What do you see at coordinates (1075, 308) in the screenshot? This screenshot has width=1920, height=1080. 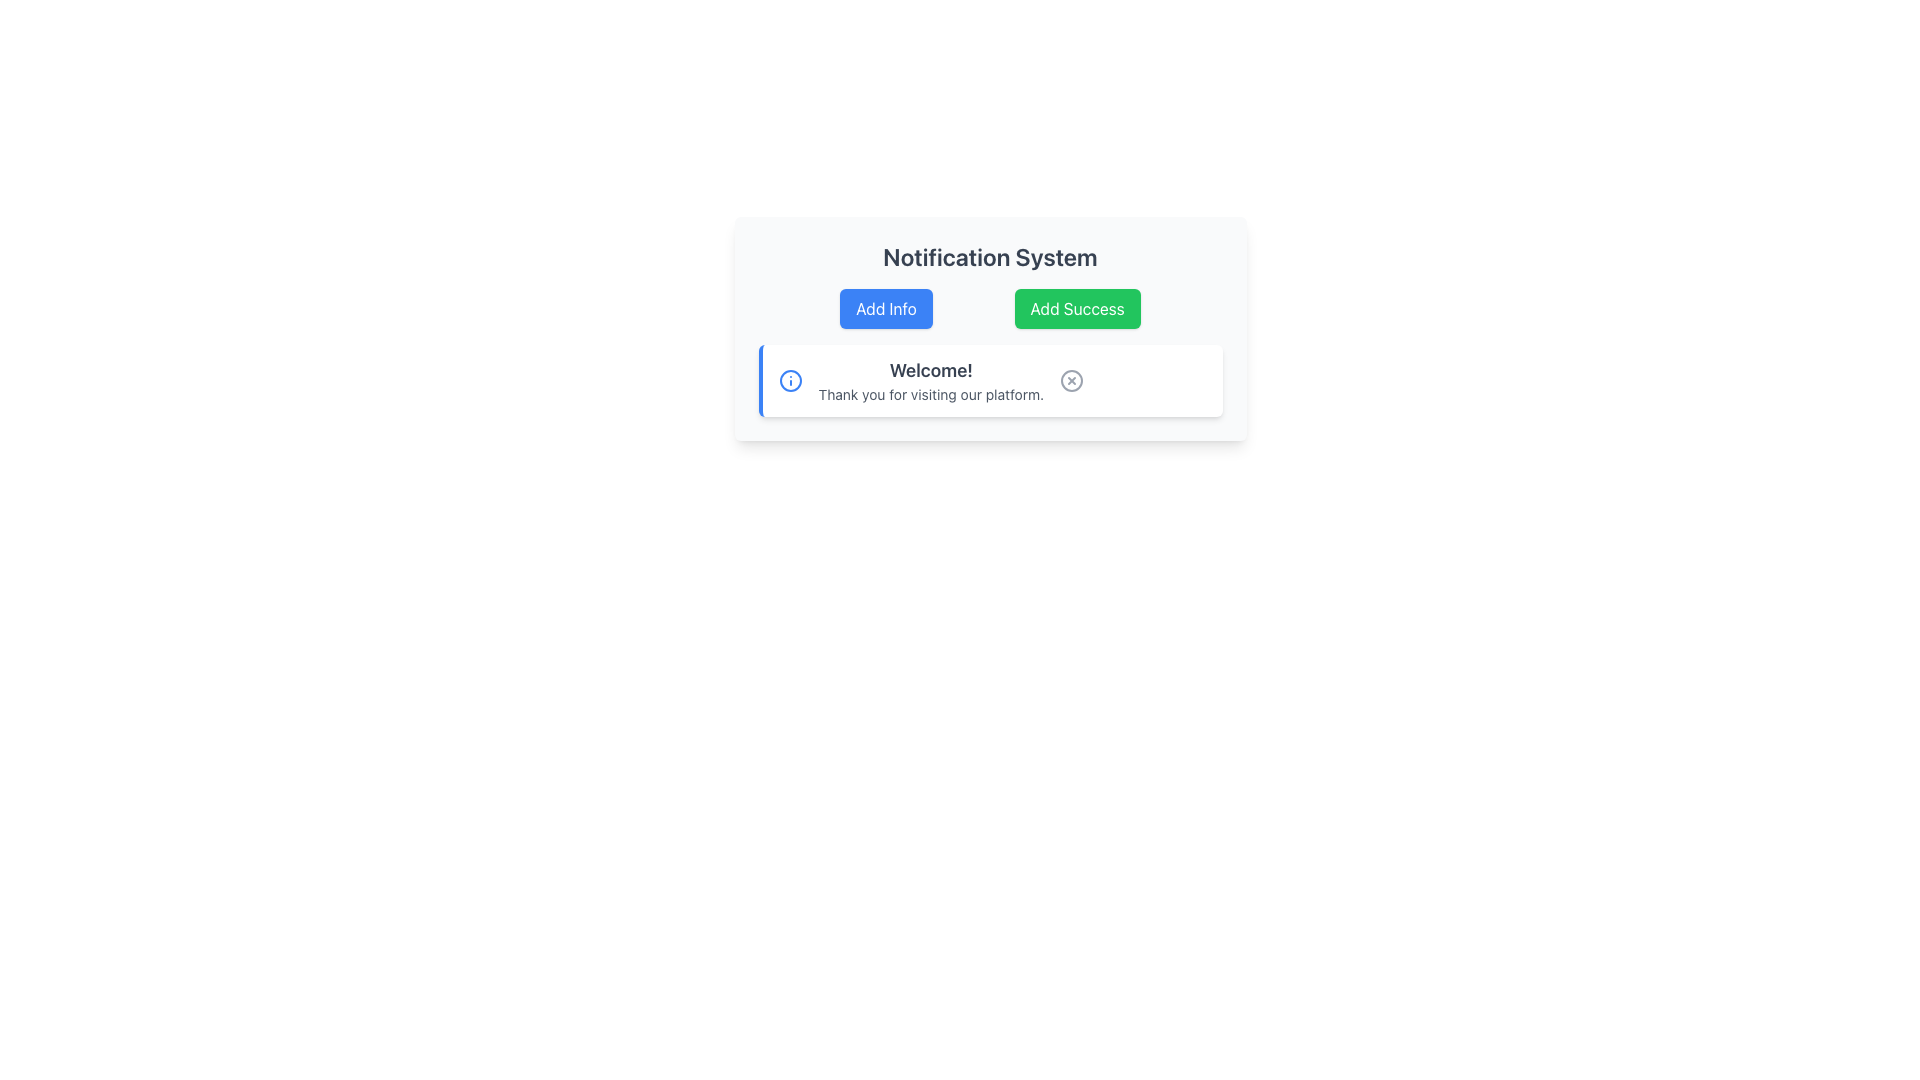 I see `the success notification button located in the middle-right section of the panel, which is the second button to the right of the 'Add Info' button` at bounding box center [1075, 308].